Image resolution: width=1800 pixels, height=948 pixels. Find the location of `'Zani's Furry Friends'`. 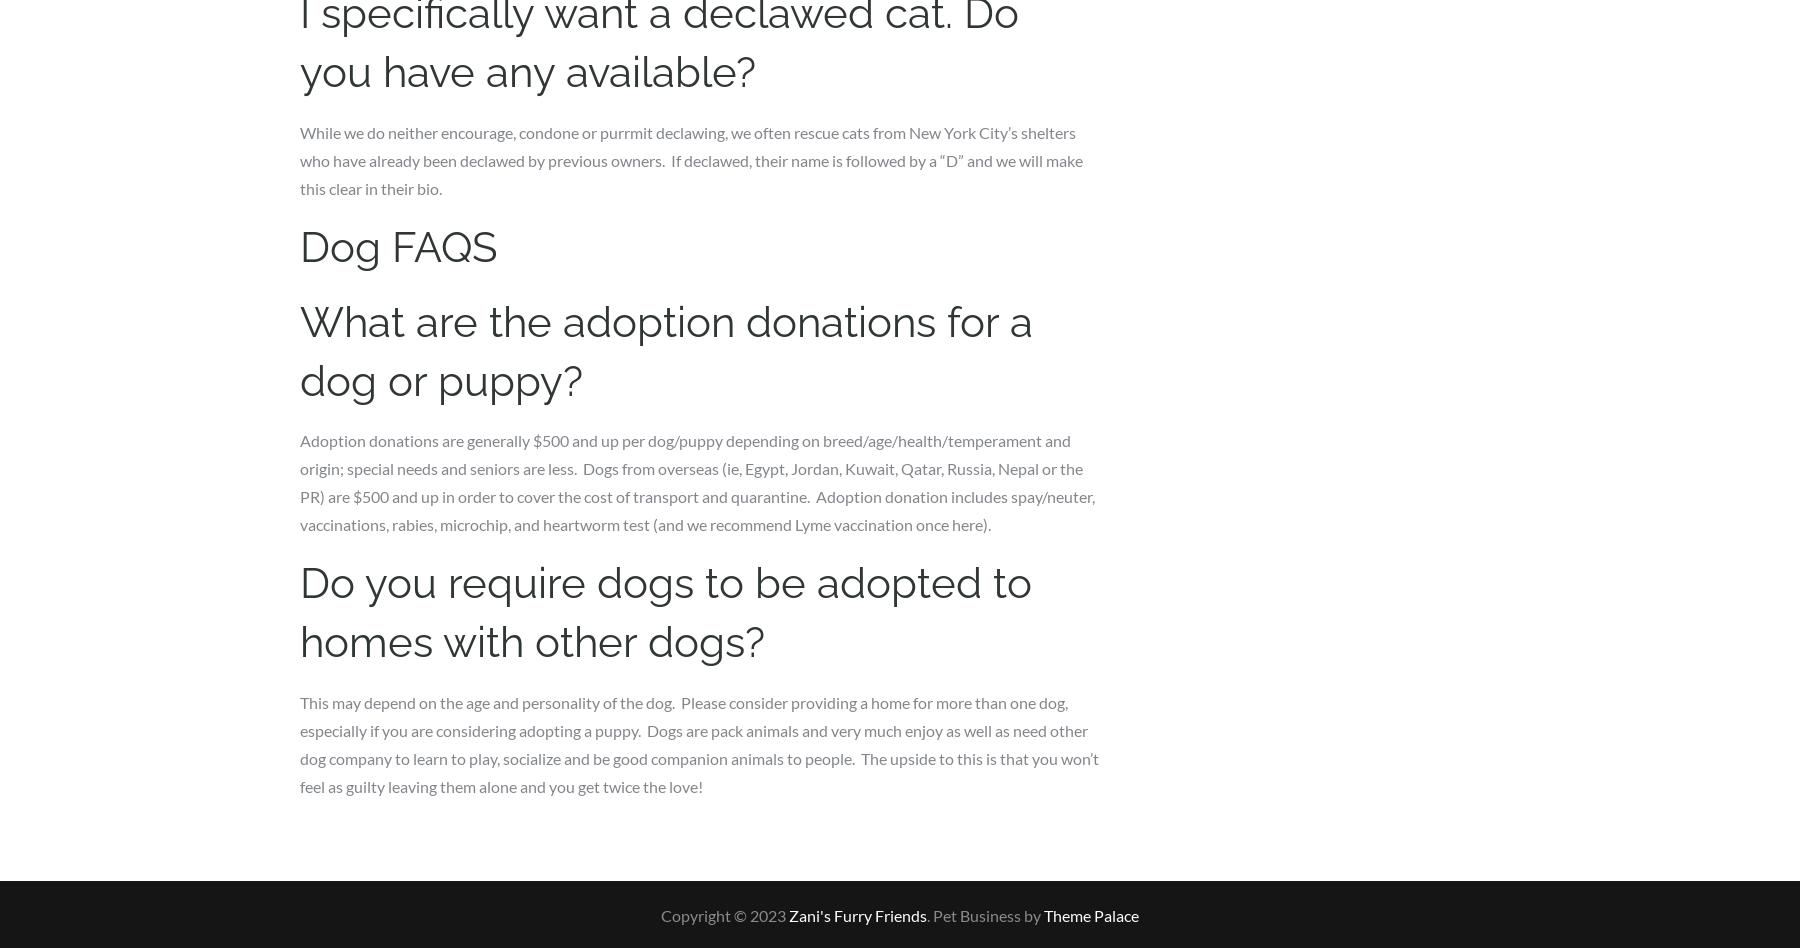

'Zani's Furry Friends' is located at coordinates (858, 913).